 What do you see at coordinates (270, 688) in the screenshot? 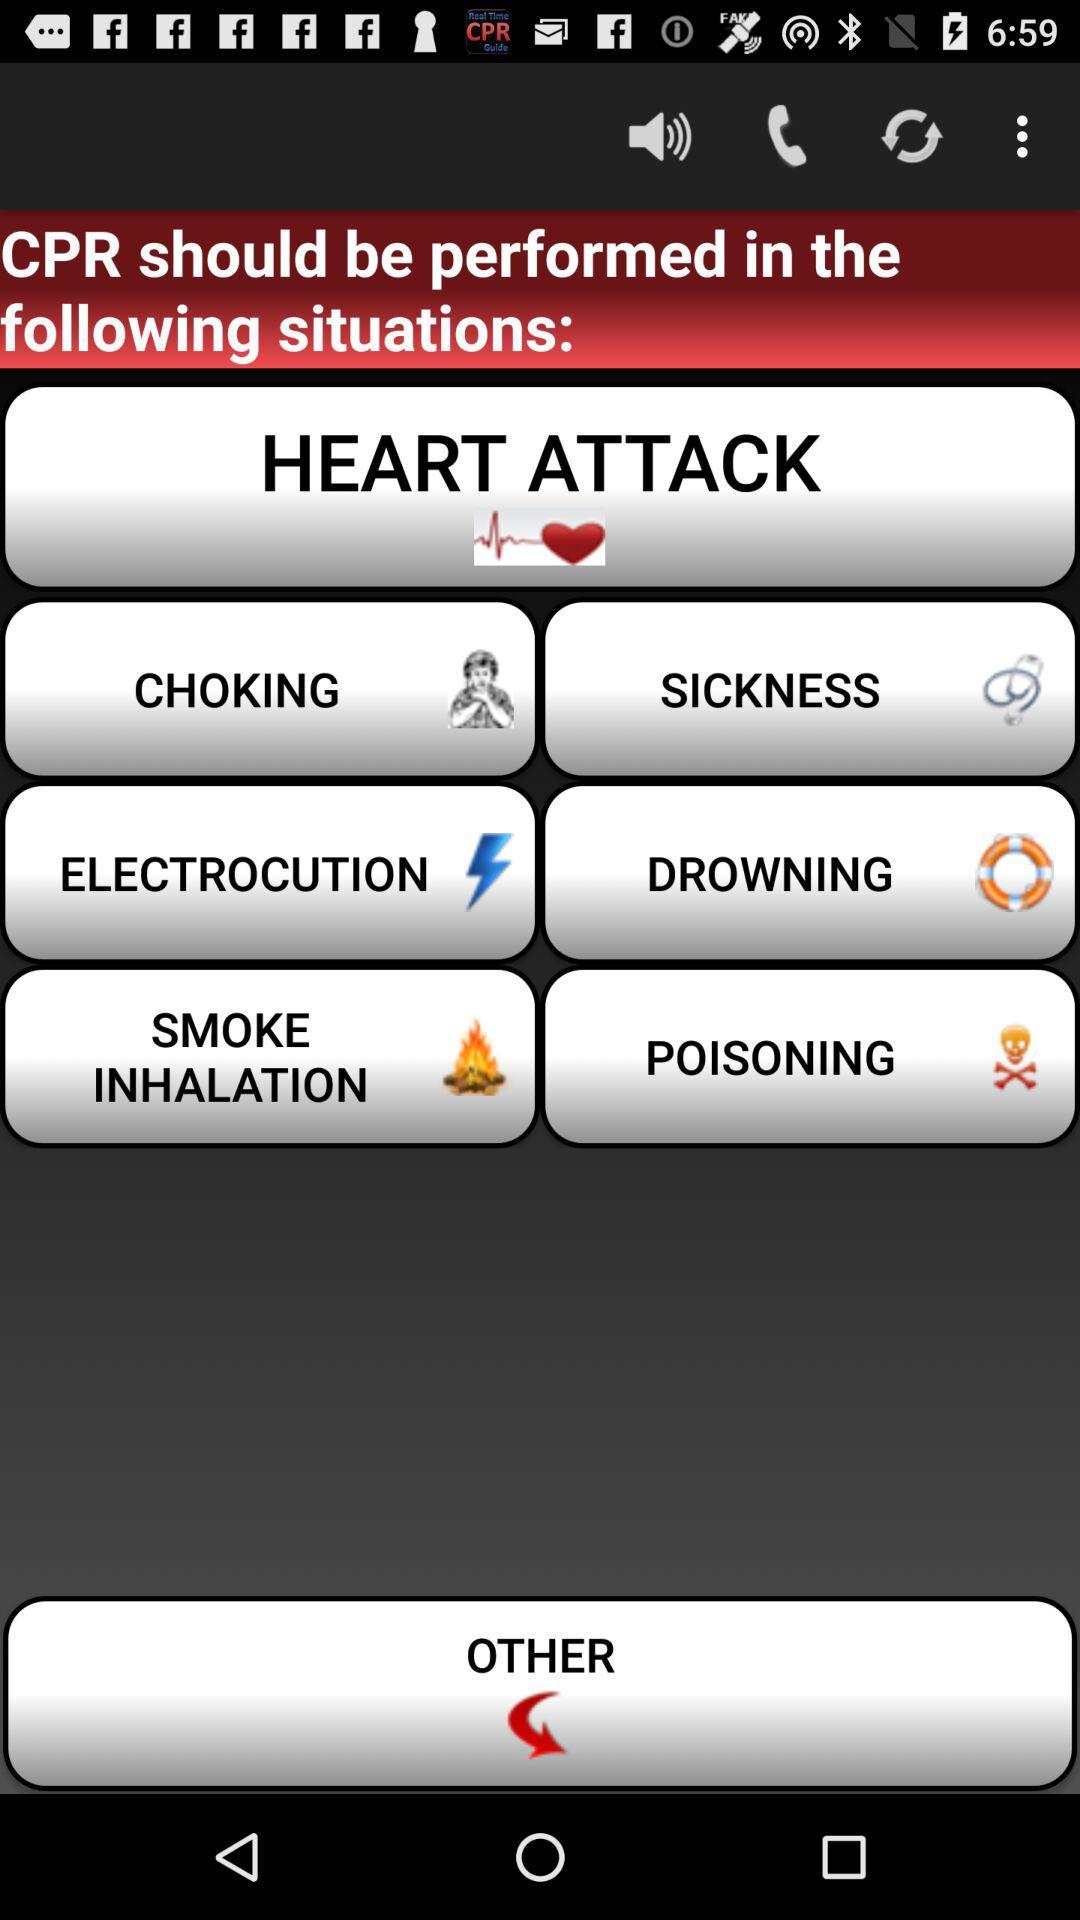
I see `item below heart attack item` at bounding box center [270, 688].